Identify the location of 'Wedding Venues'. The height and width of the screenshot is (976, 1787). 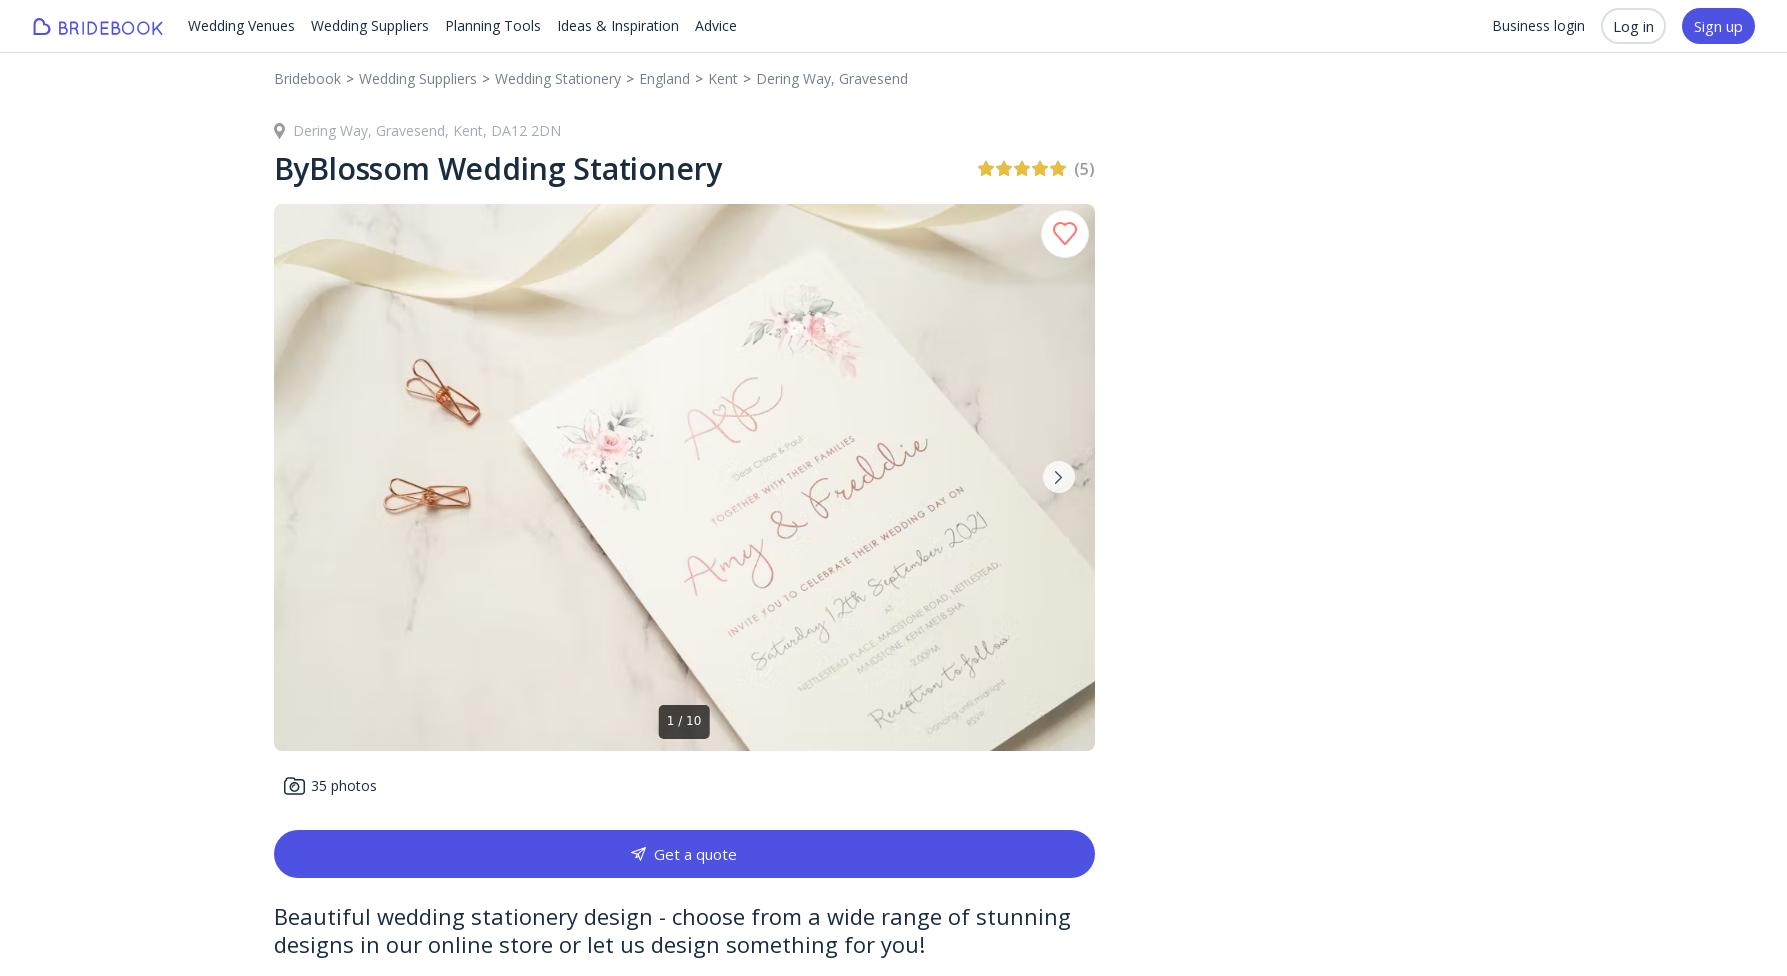
(240, 25).